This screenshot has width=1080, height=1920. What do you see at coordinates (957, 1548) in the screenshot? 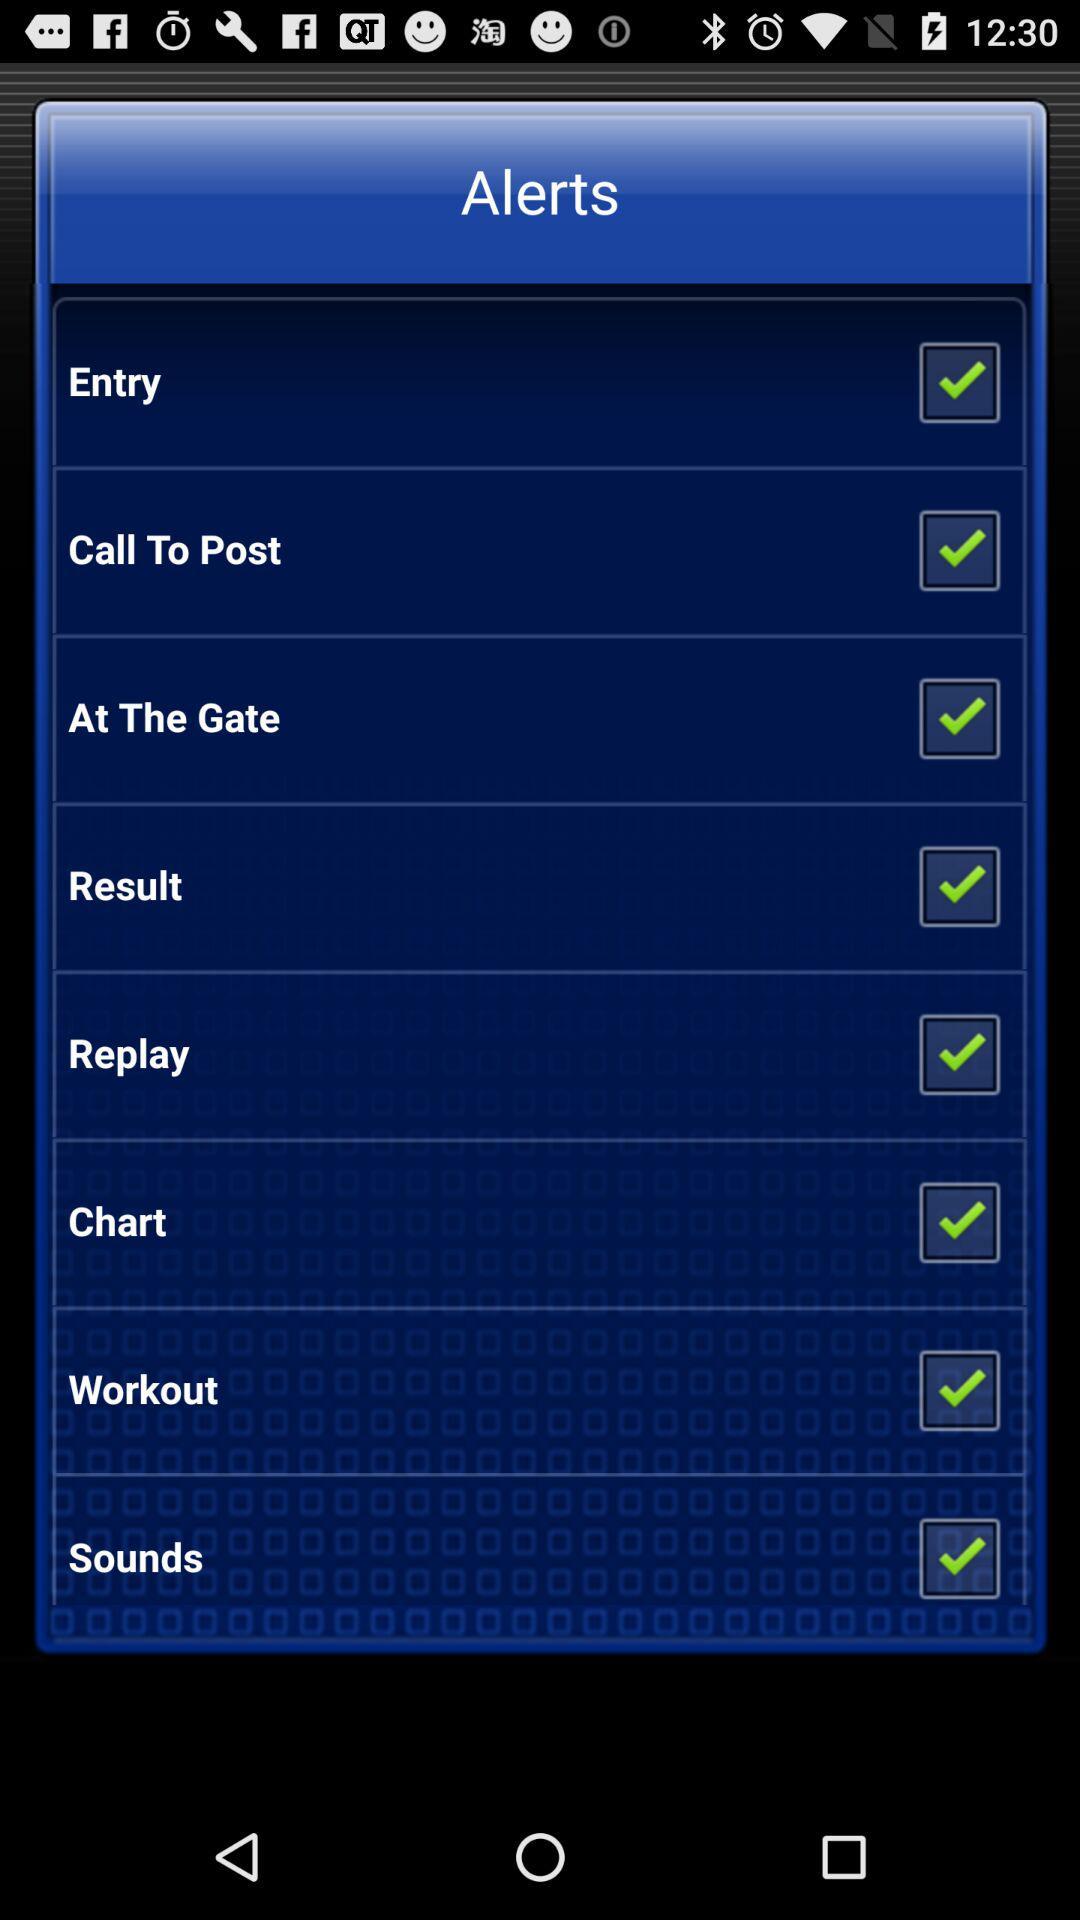
I see `sounds` at bounding box center [957, 1548].